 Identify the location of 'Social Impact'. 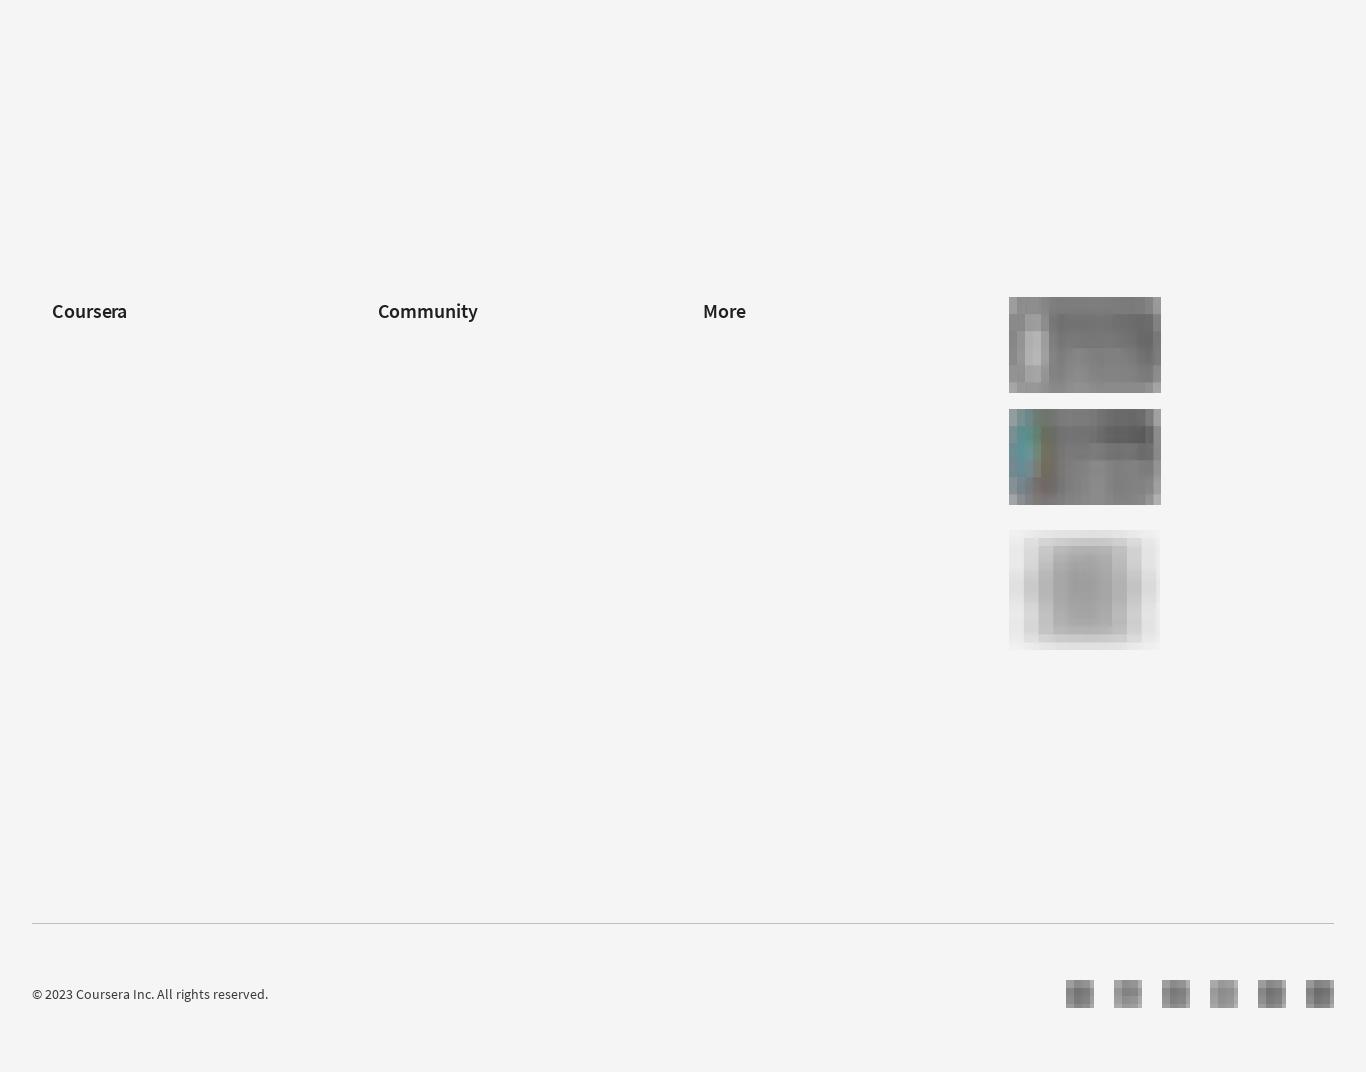
(91, 766).